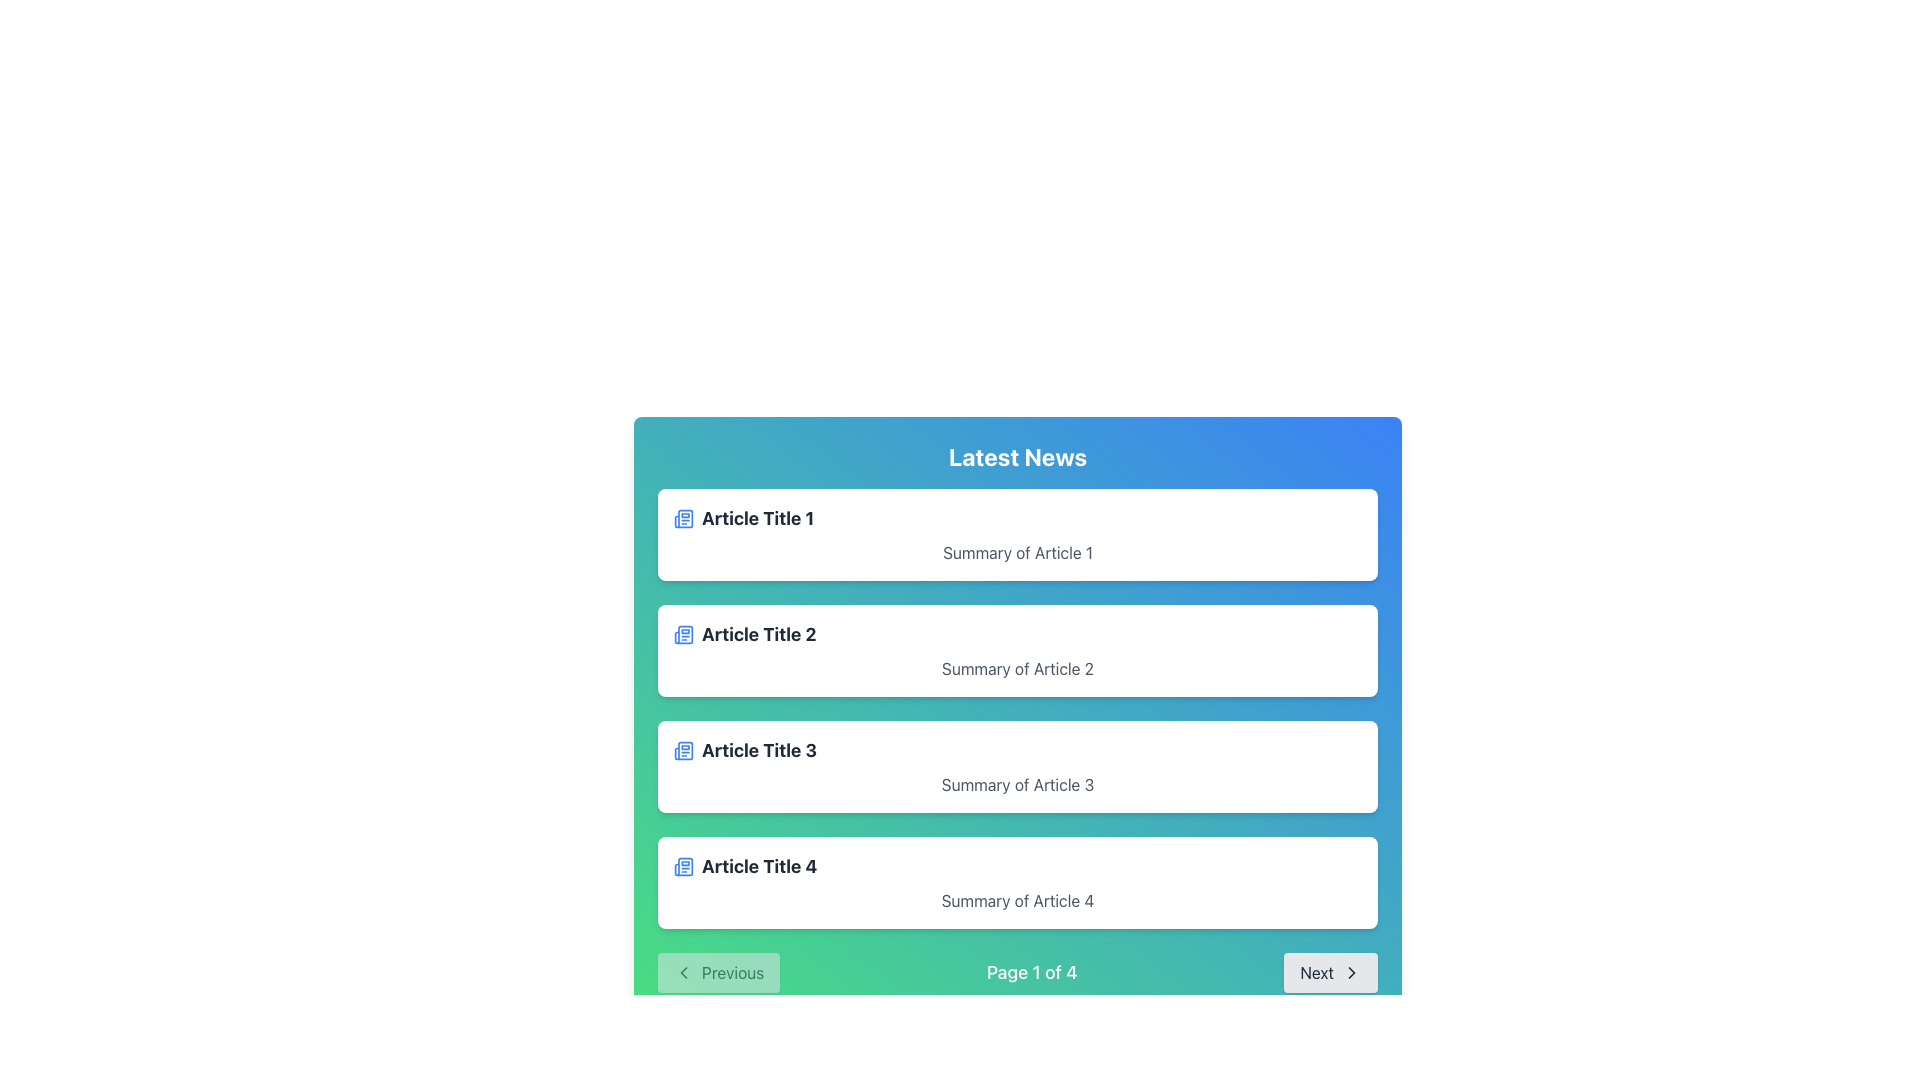 Image resolution: width=1920 pixels, height=1080 pixels. What do you see at coordinates (684, 971) in the screenshot?
I see `the left-facing chevron icon within the 'Previous' button` at bounding box center [684, 971].